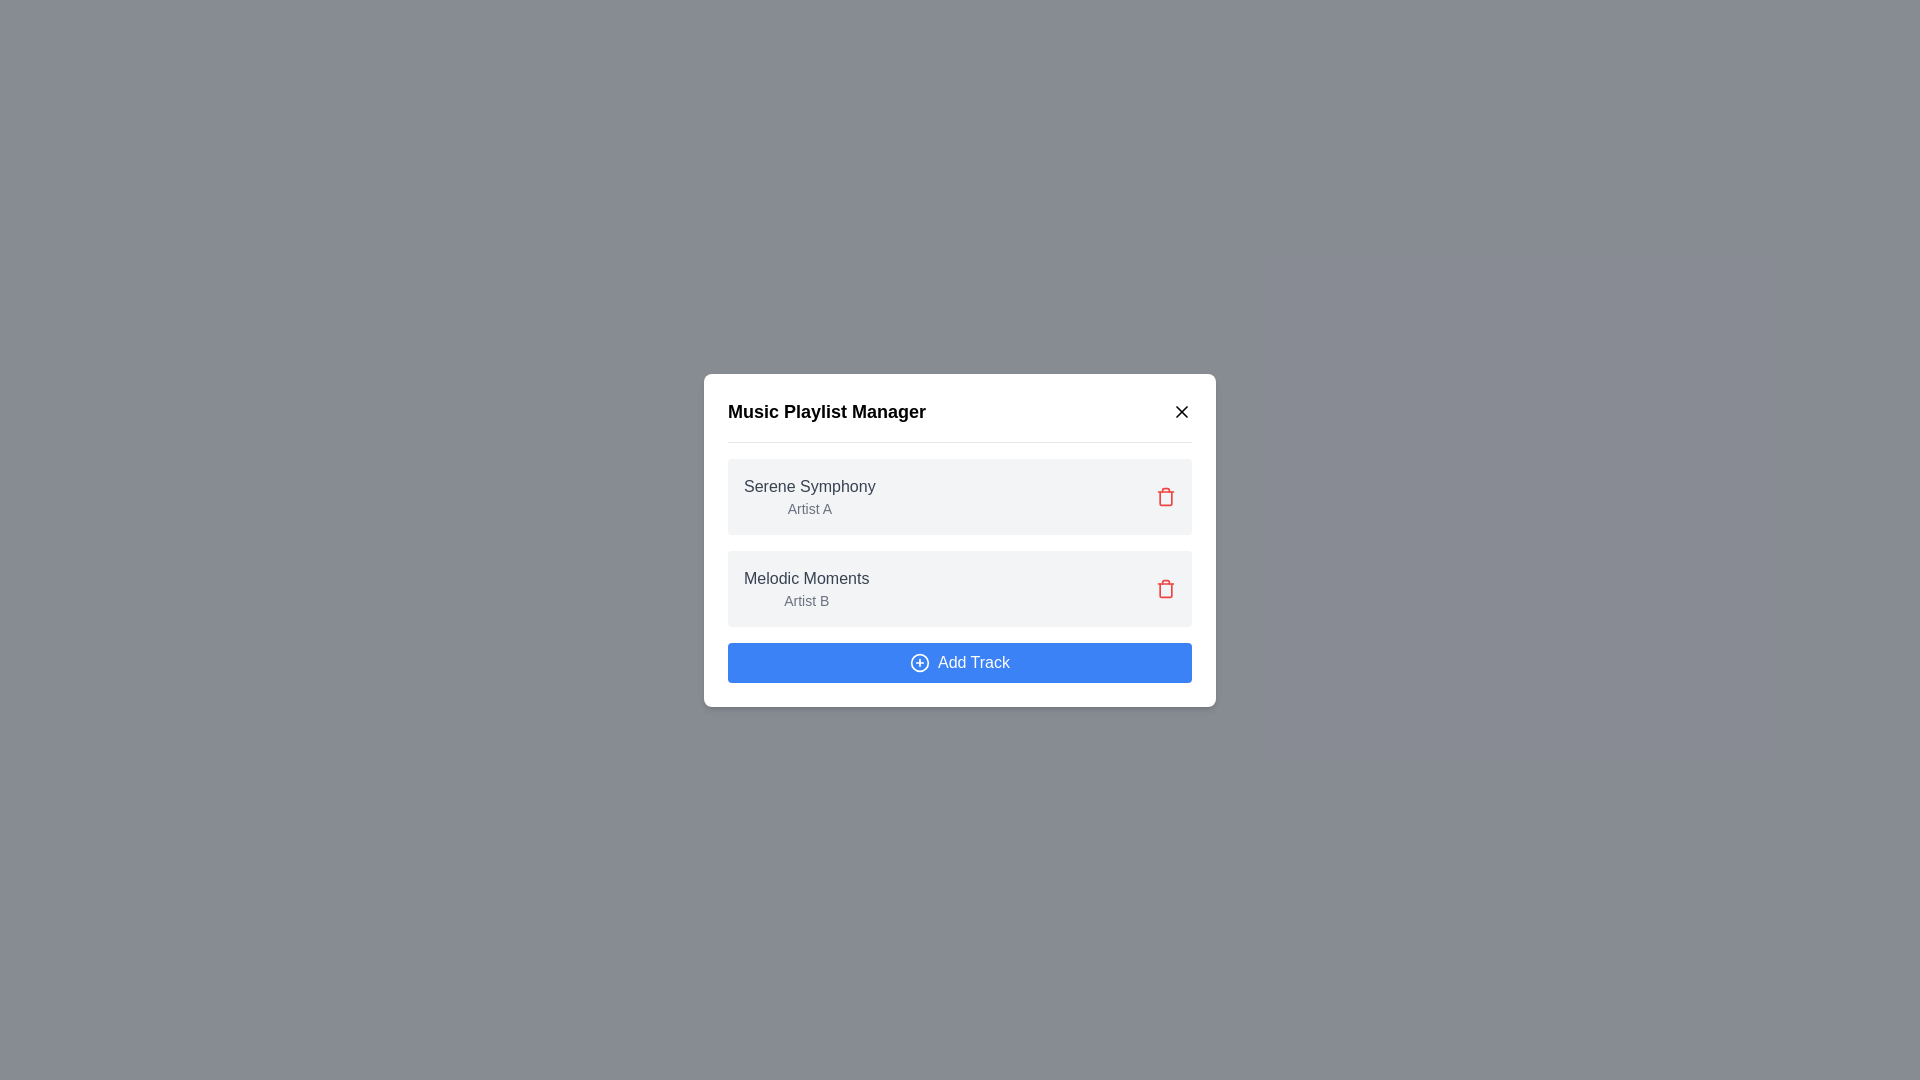 Image resolution: width=1920 pixels, height=1080 pixels. Describe the element at coordinates (919, 662) in the screenshot. I see `the decorative SVG circle located at the center of the circular button in the lower row of the modal window, specifically above the 'Add Track' button, to trigger visual cues` at that location.